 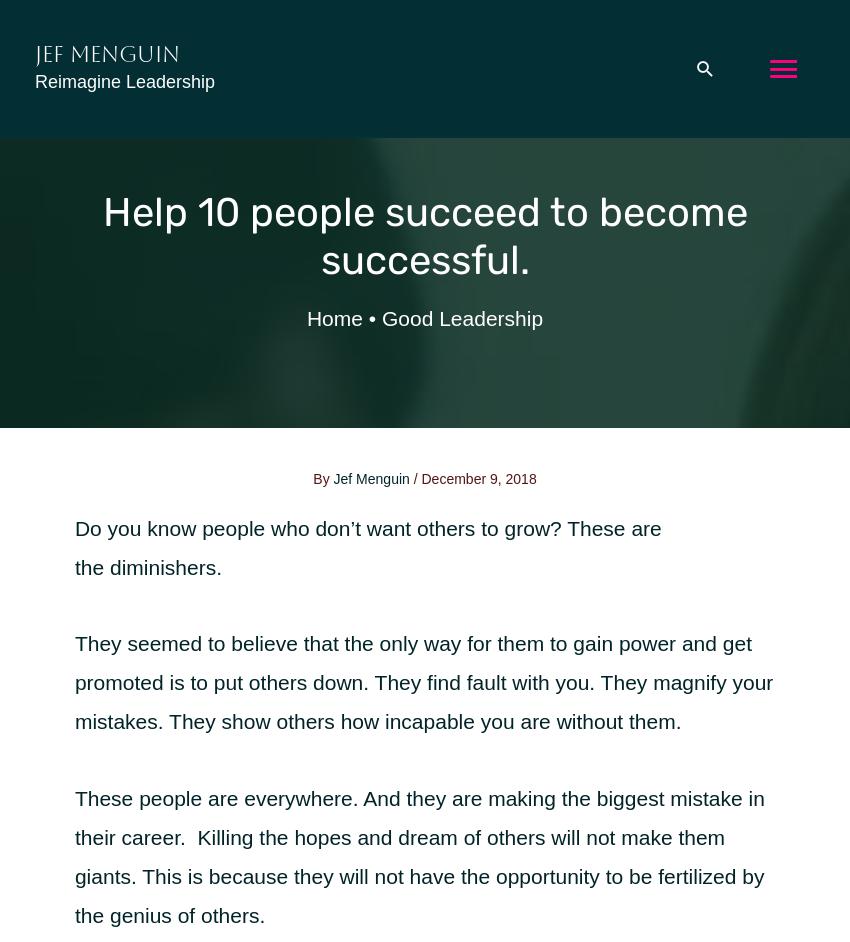 I want to click on 'By', so click(x=323, y=479).